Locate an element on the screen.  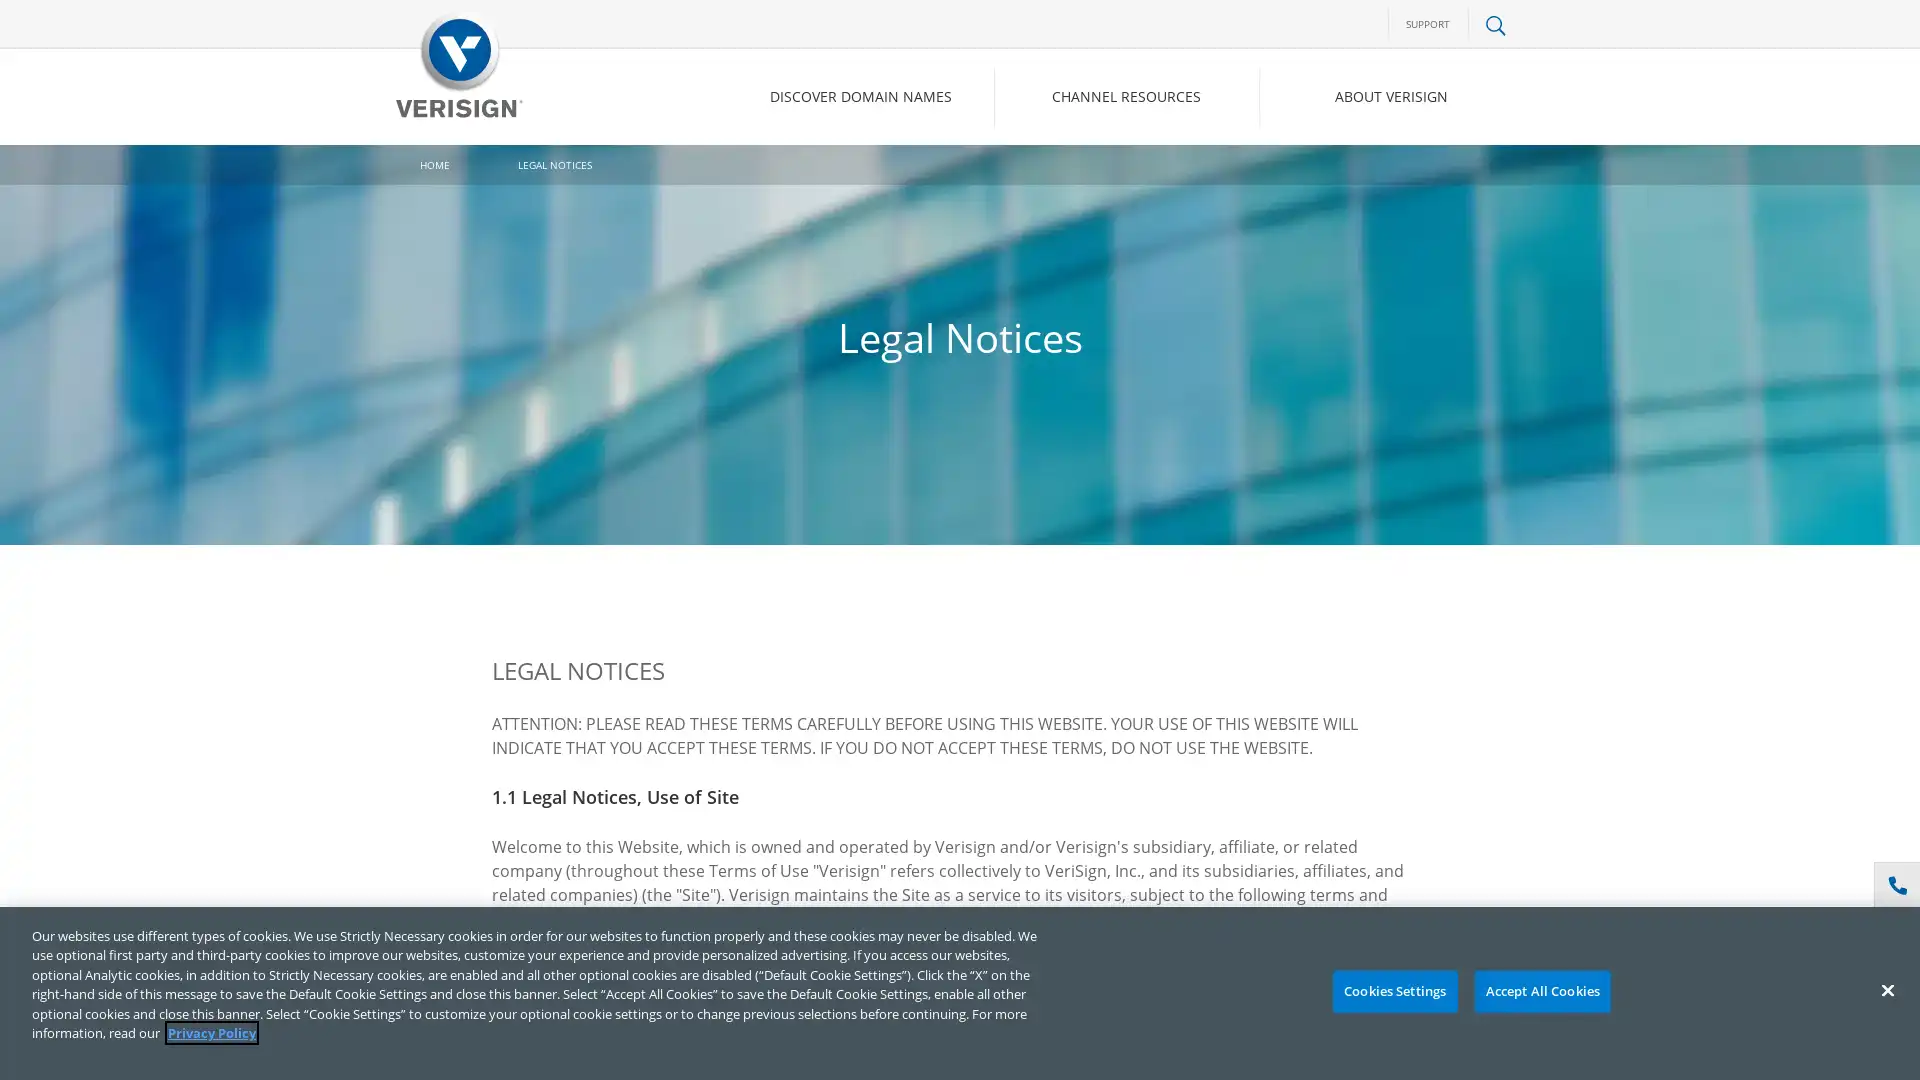
Close is located at coordinates (1886, 990).